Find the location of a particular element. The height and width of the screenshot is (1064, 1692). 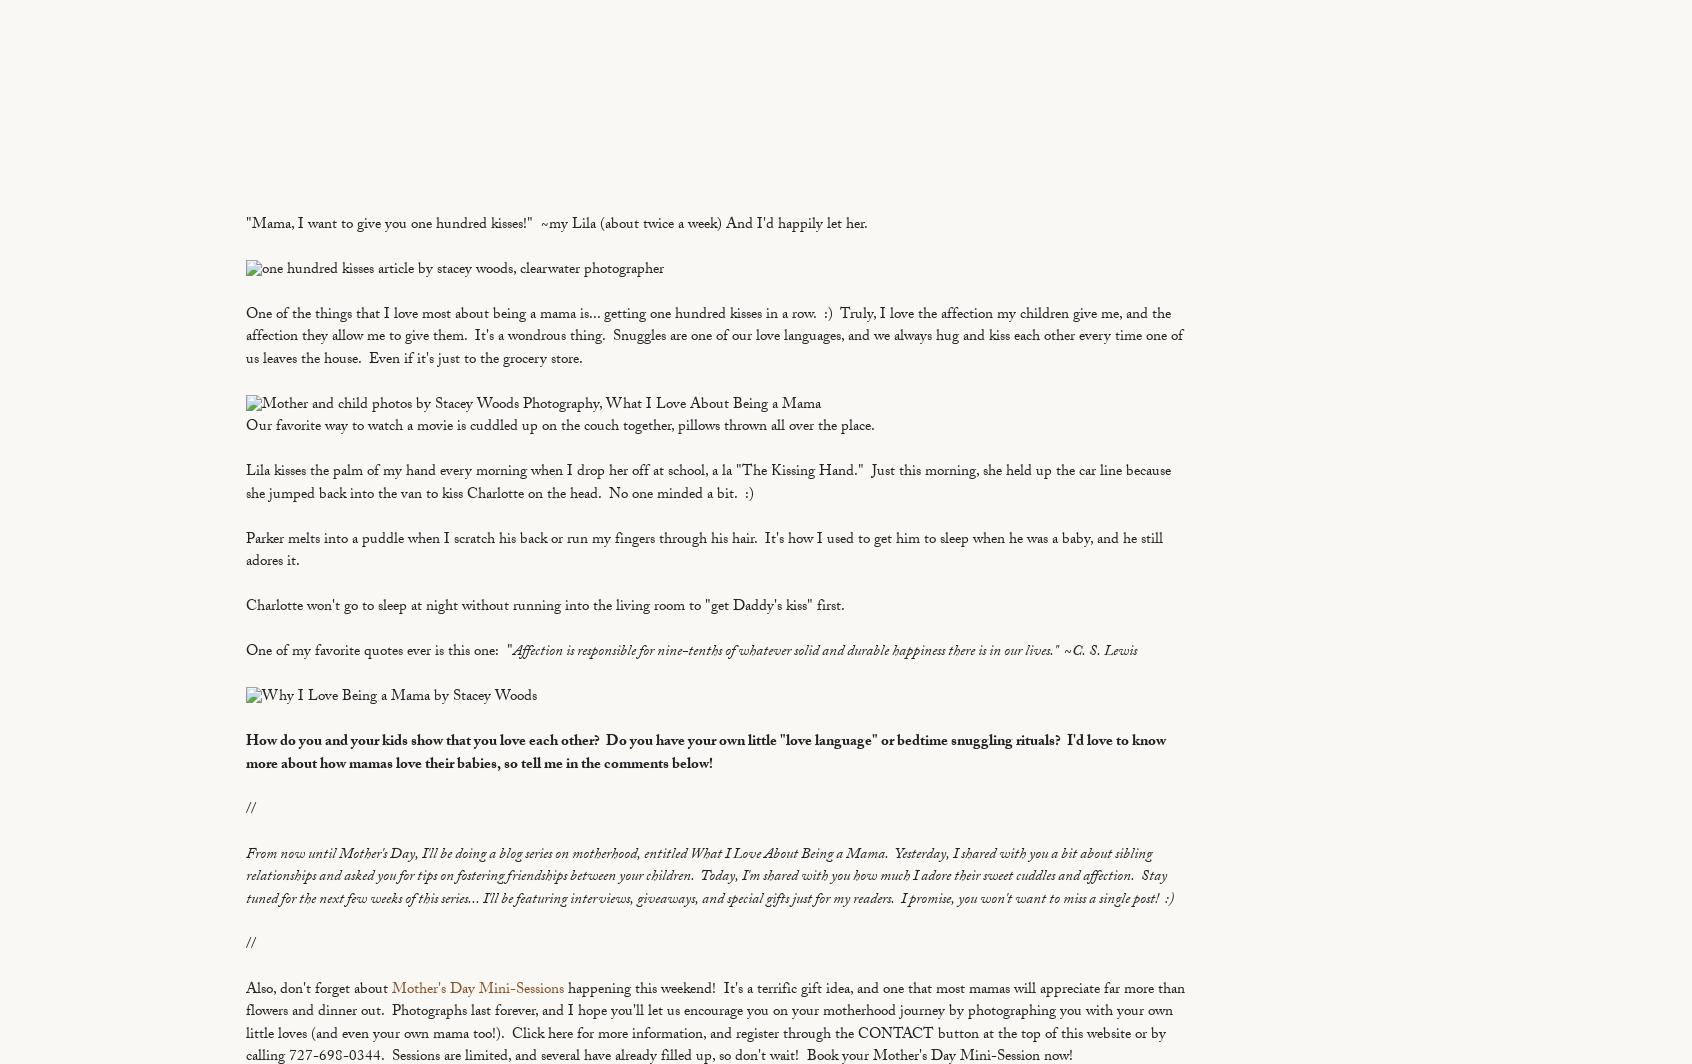

'One of the things that I love most about being a mama is... getting one hundred kisses in a row.  :)  Truly, I love the affection my children give me, and the affection they allow me to give them.  It's a wondrous thing.  Snuggles are one of our love languages, and we always hug and kiss each other every time one of us leaves the house.  Even if it's just to the grocery store.' is located at coordinates (713, 337).